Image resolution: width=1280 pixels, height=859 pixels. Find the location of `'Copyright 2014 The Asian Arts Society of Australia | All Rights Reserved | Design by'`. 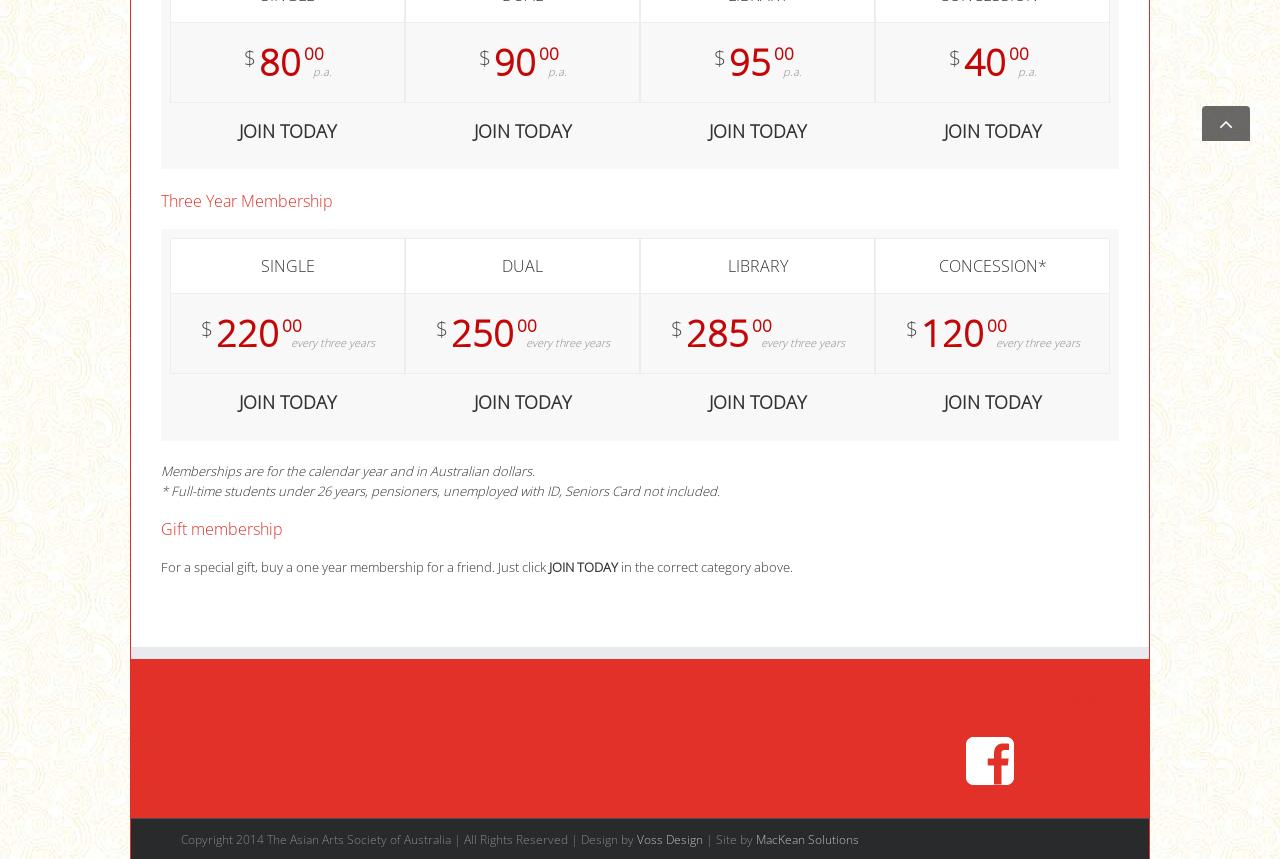

'Copyright 2014 The Asian Arts Society of Australia | All Rights Reserved | Design by' is located at coordinates (407, 838).